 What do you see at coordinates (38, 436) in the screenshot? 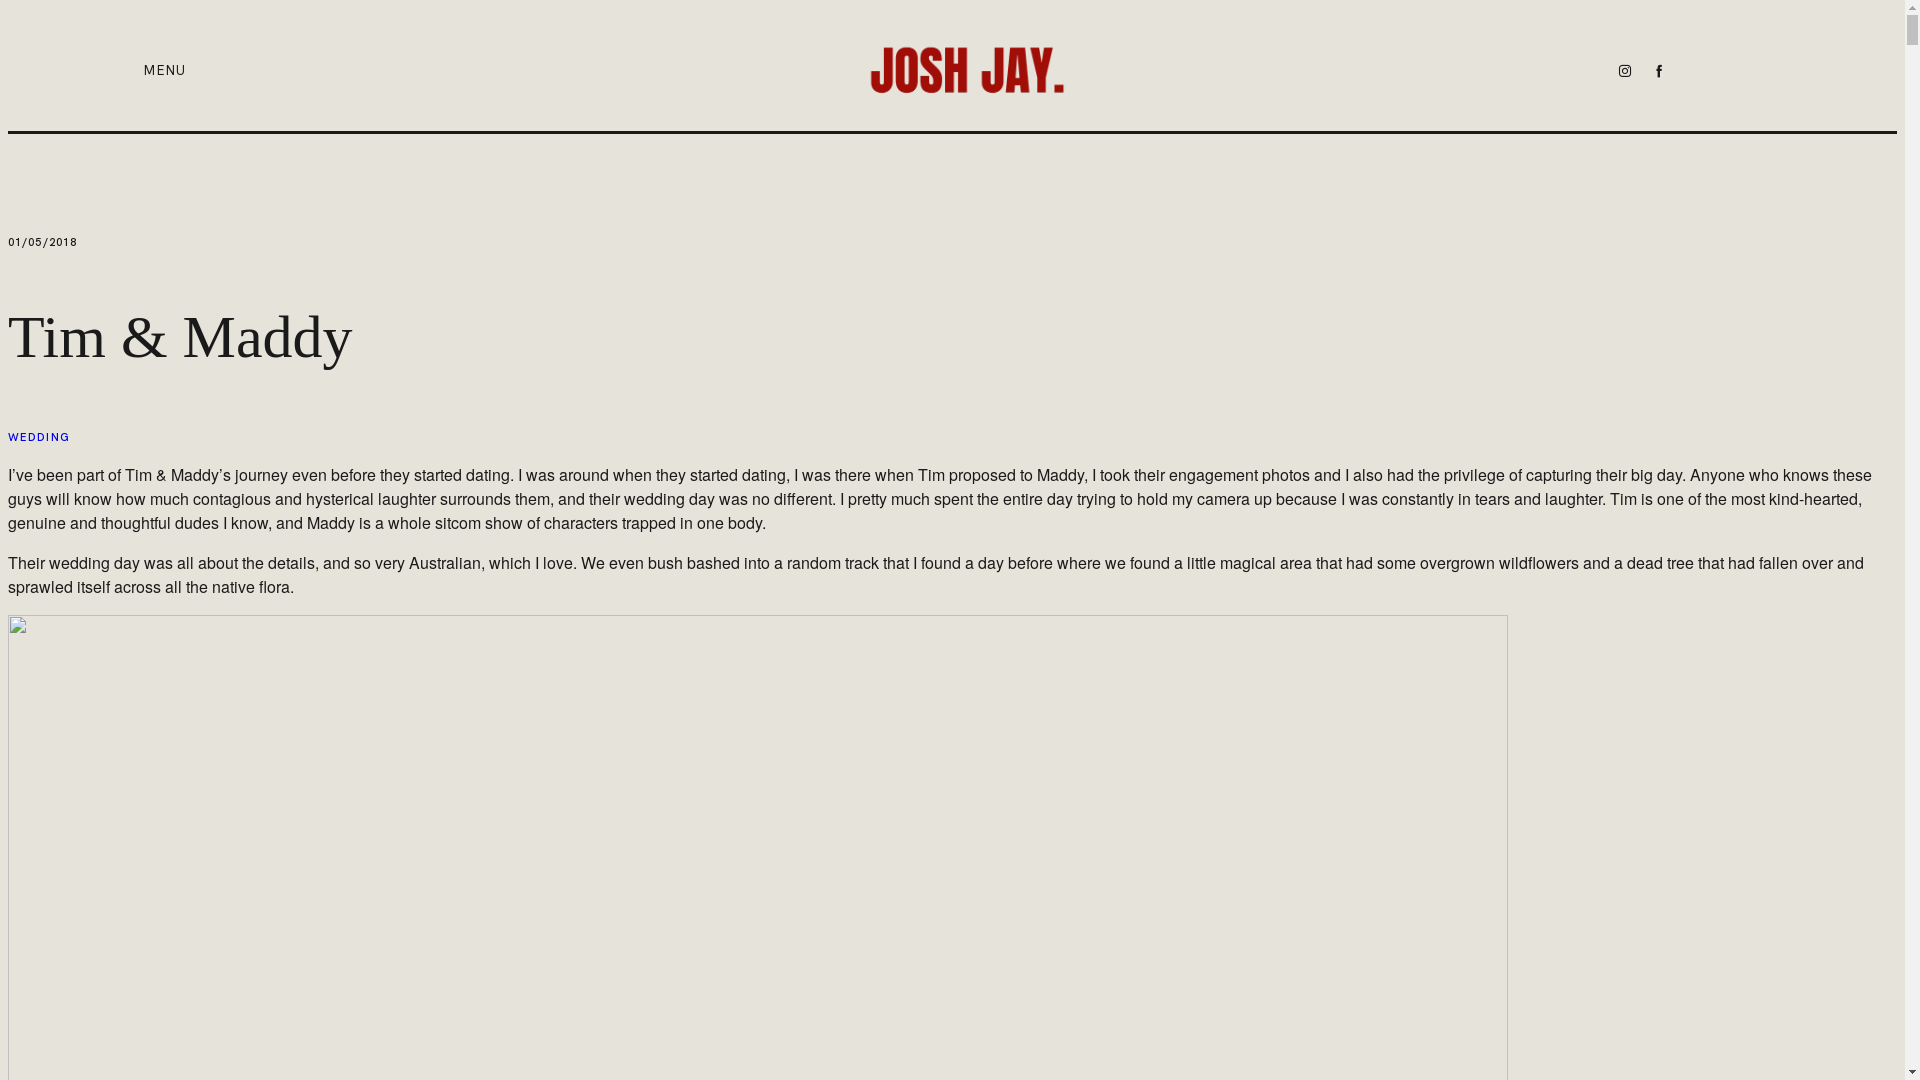
I see `'WEDDING'` at bounding box center [38, 436].